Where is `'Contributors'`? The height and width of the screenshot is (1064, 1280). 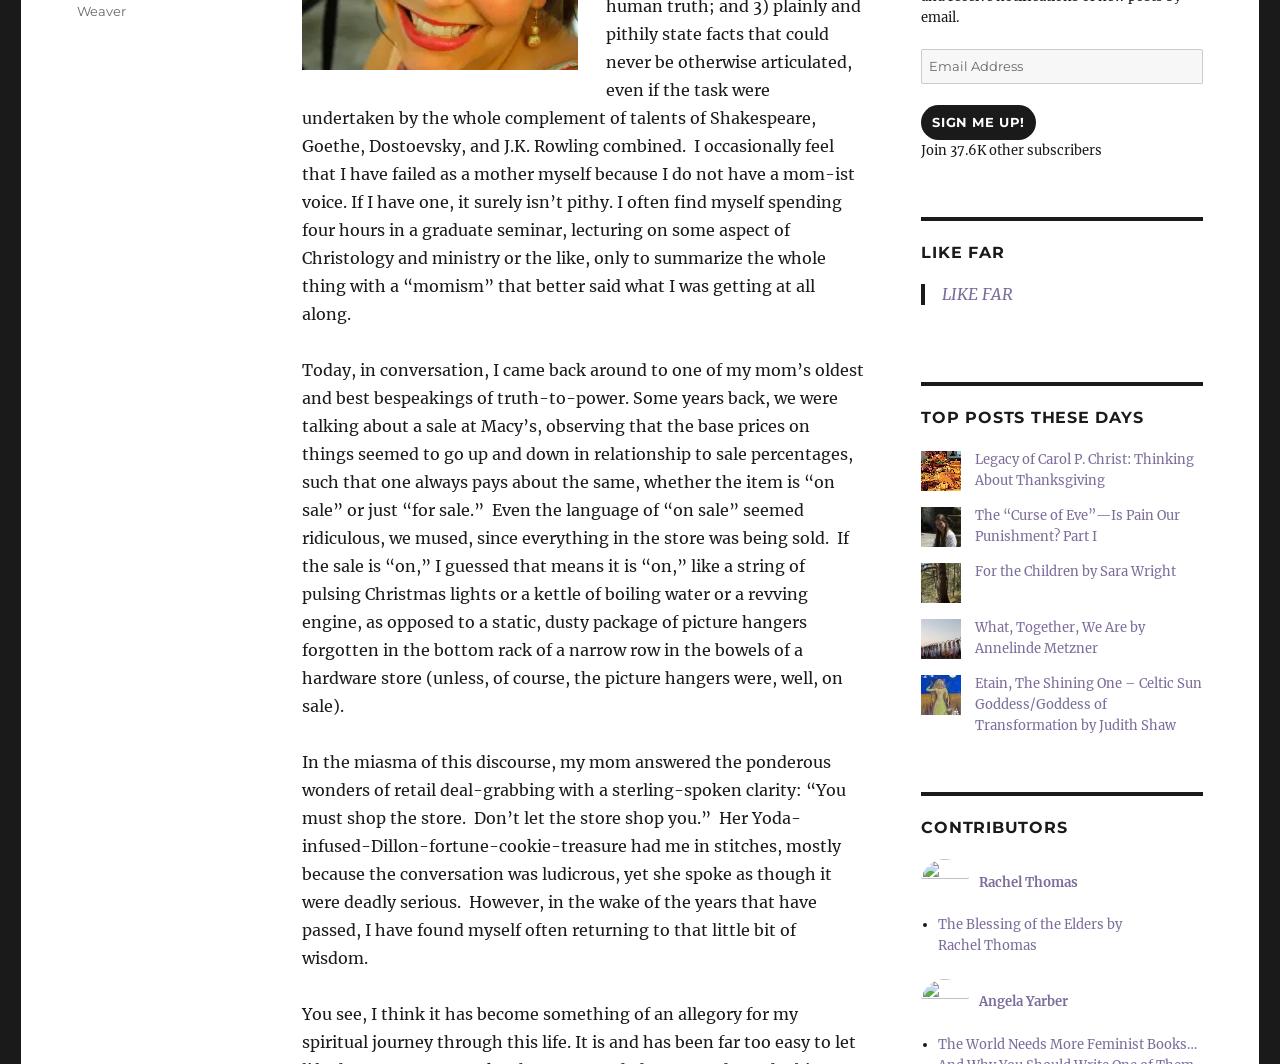
'Contributors' is located at coordinates (994, 827).